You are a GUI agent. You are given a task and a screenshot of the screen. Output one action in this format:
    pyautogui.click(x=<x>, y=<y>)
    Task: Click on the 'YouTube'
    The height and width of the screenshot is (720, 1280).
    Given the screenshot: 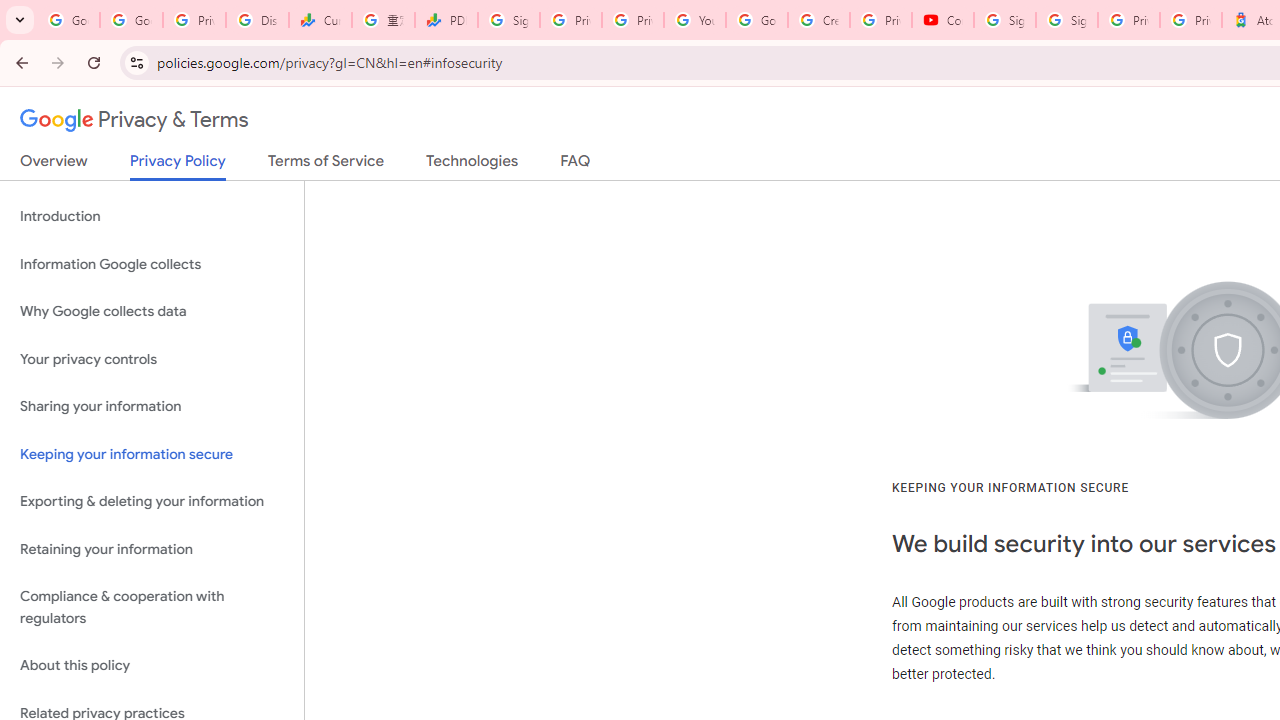 What is the action you would take?
    pyautogui.click(x=695, y=20)
    